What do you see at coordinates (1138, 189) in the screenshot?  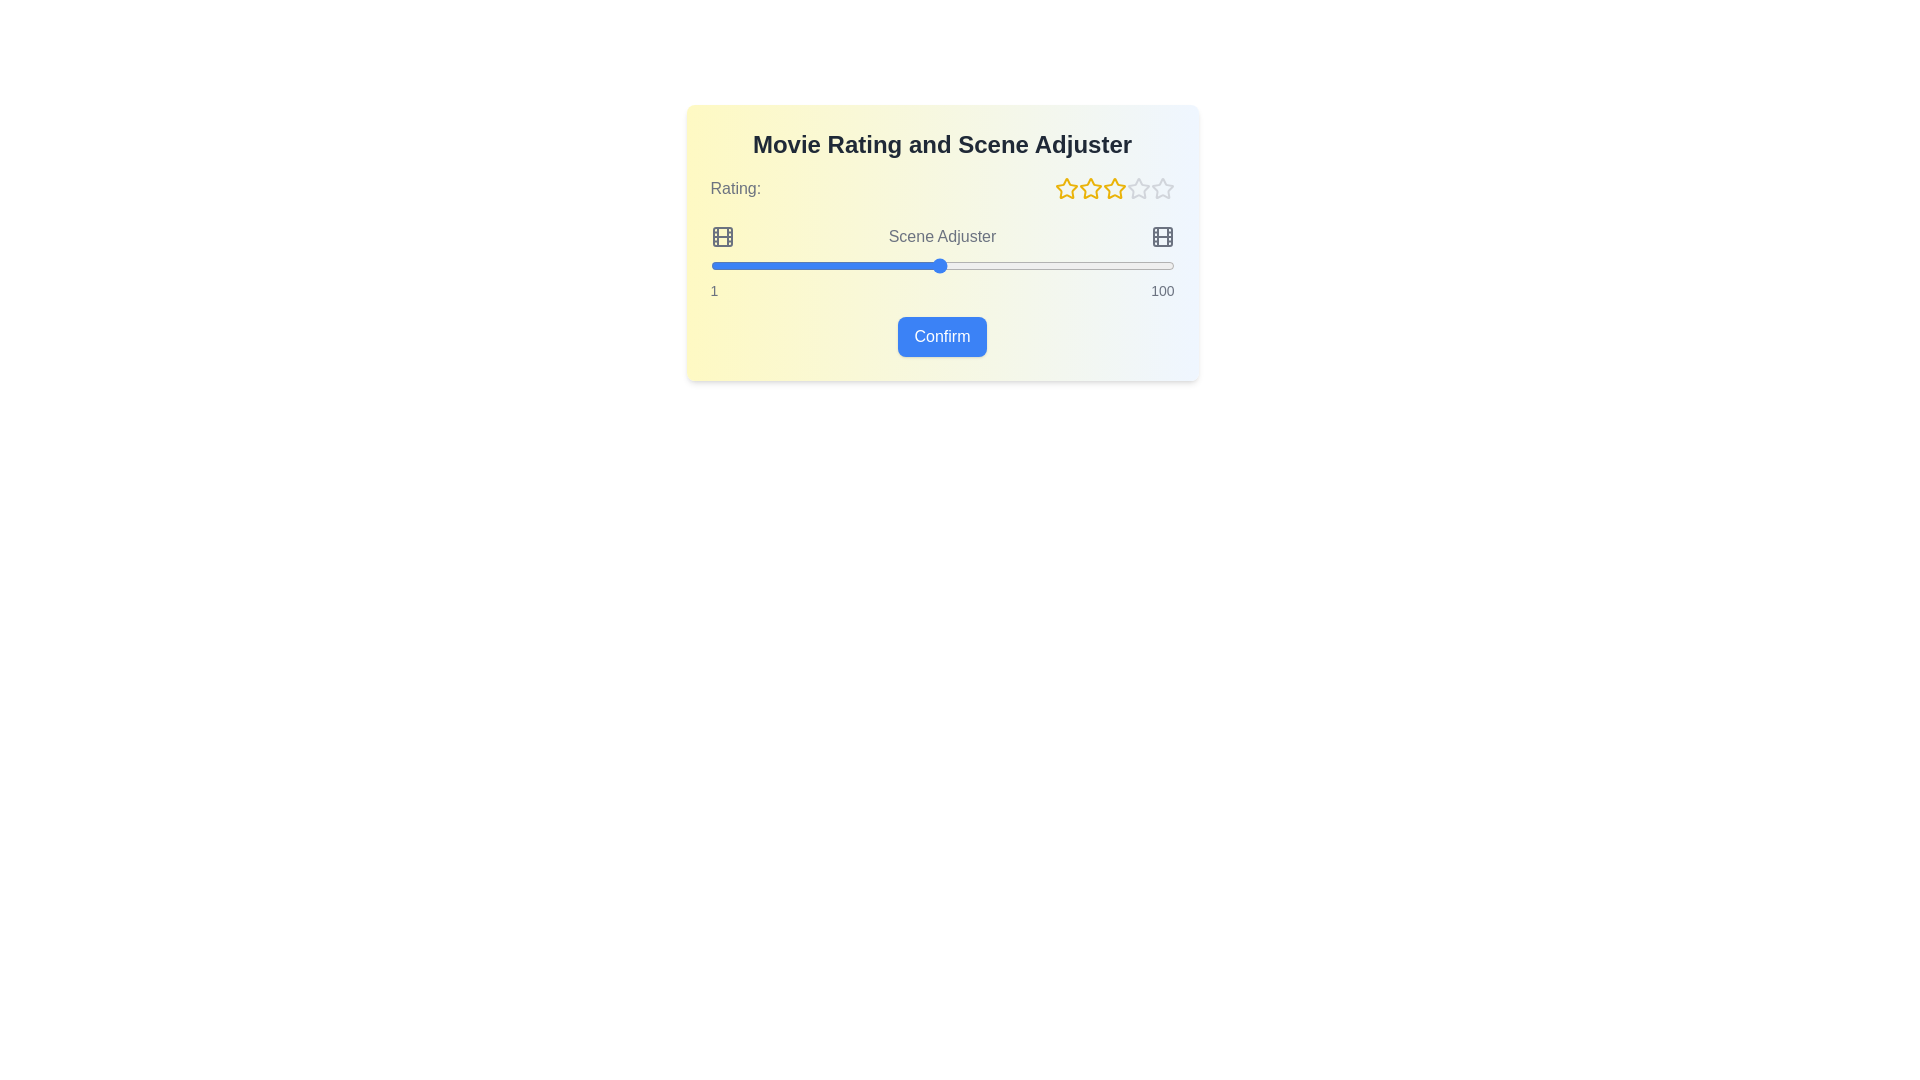 I see `the star corresponding to the desired rating of 4 stars` at bounding box center [1138, 189].